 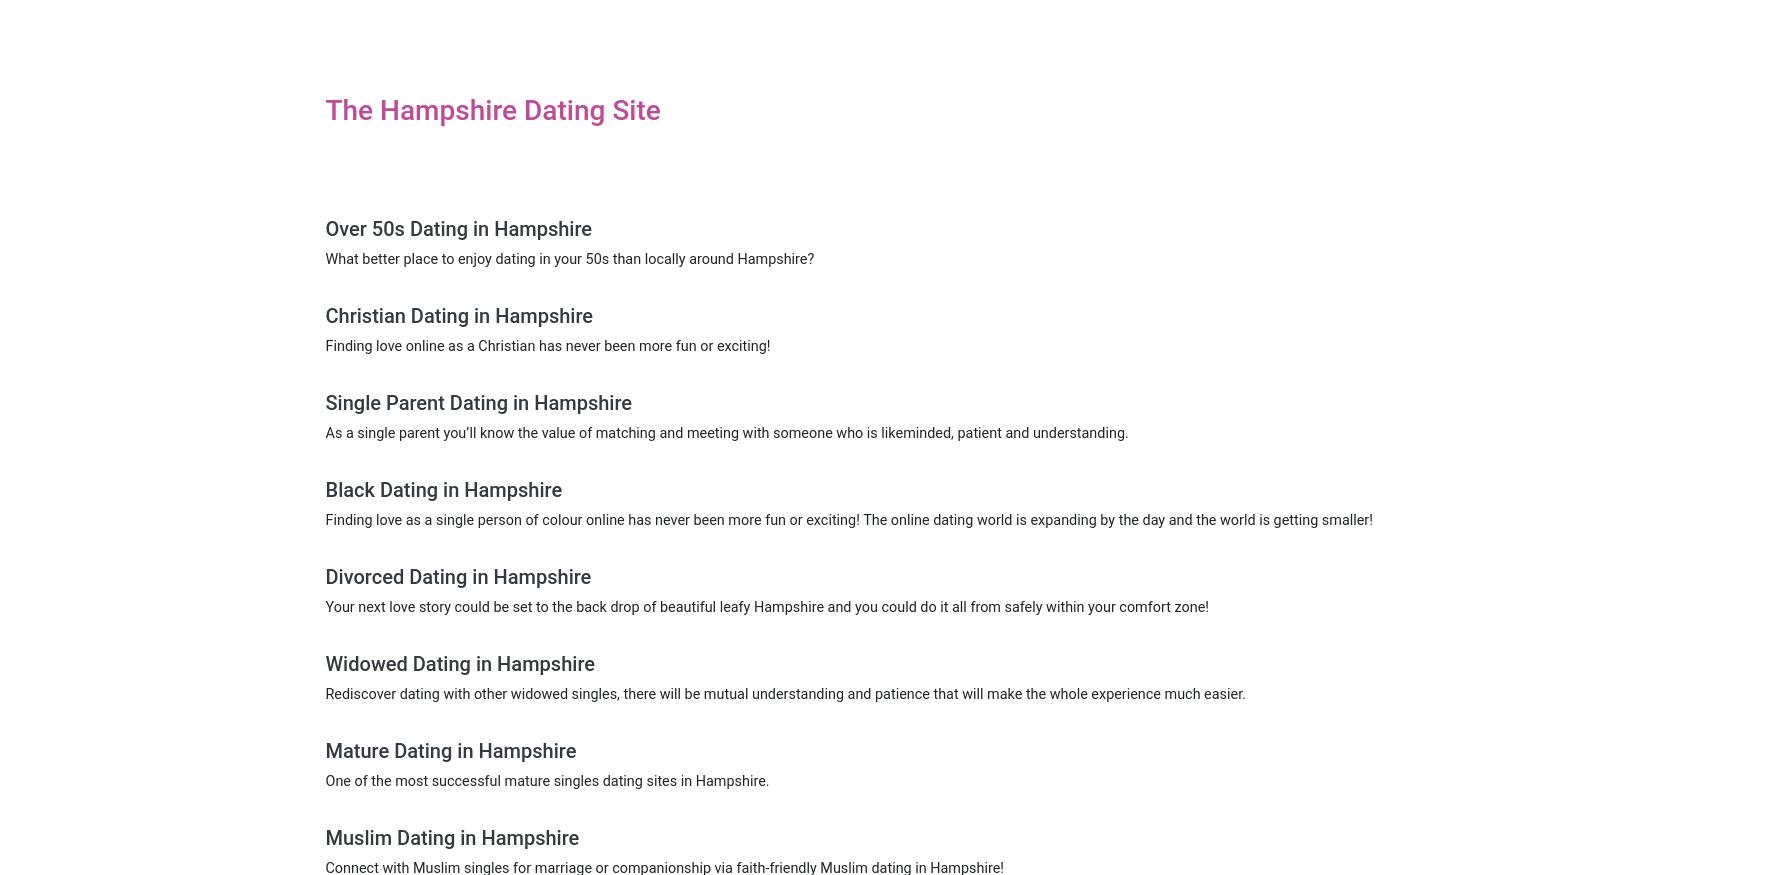 What do you see at coordinates (459, 315) in the screenshot?
I see `'Christian Dating in Hampshire'` at bounding box center [459, 315].